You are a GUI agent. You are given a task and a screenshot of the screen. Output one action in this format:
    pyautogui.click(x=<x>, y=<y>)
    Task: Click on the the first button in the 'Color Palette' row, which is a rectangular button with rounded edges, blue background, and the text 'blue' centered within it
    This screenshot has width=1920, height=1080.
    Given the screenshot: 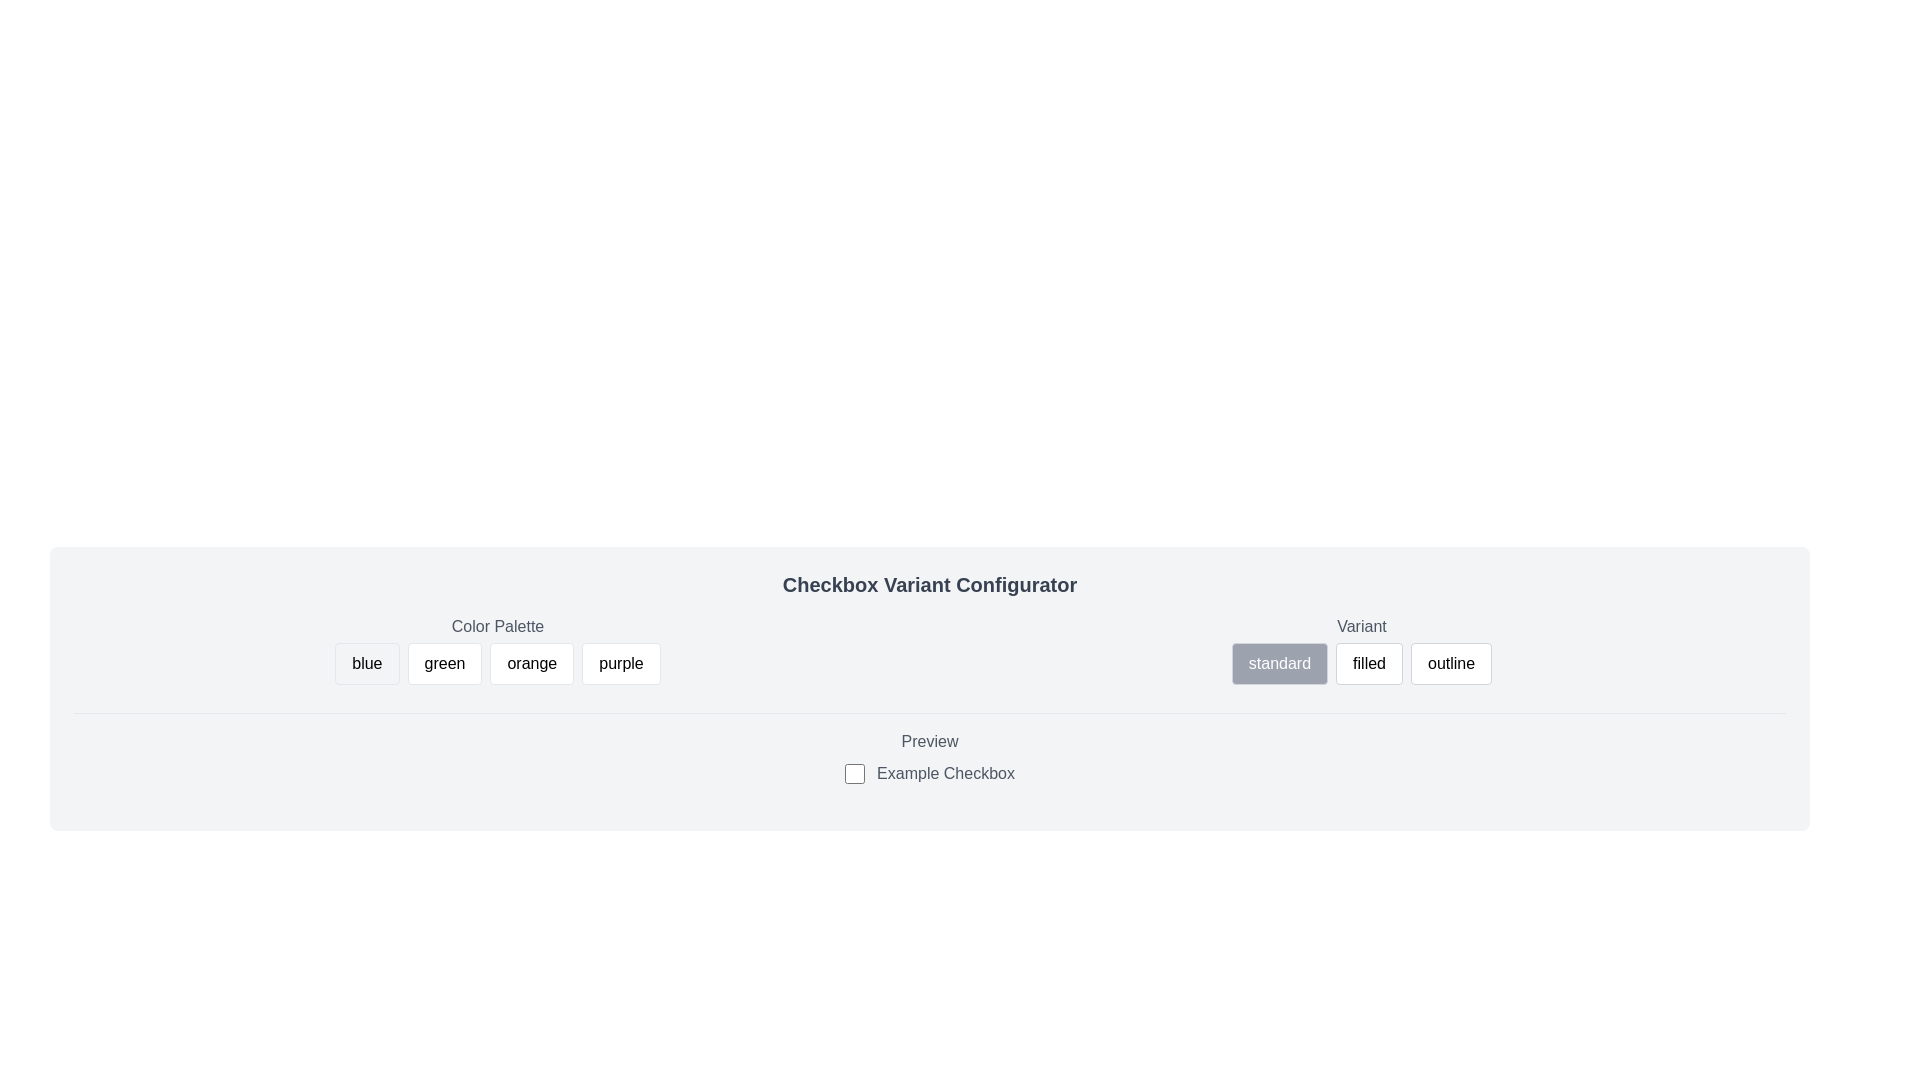 What is the action you would take?
    pyautogui.click(x=367, y=663)
    